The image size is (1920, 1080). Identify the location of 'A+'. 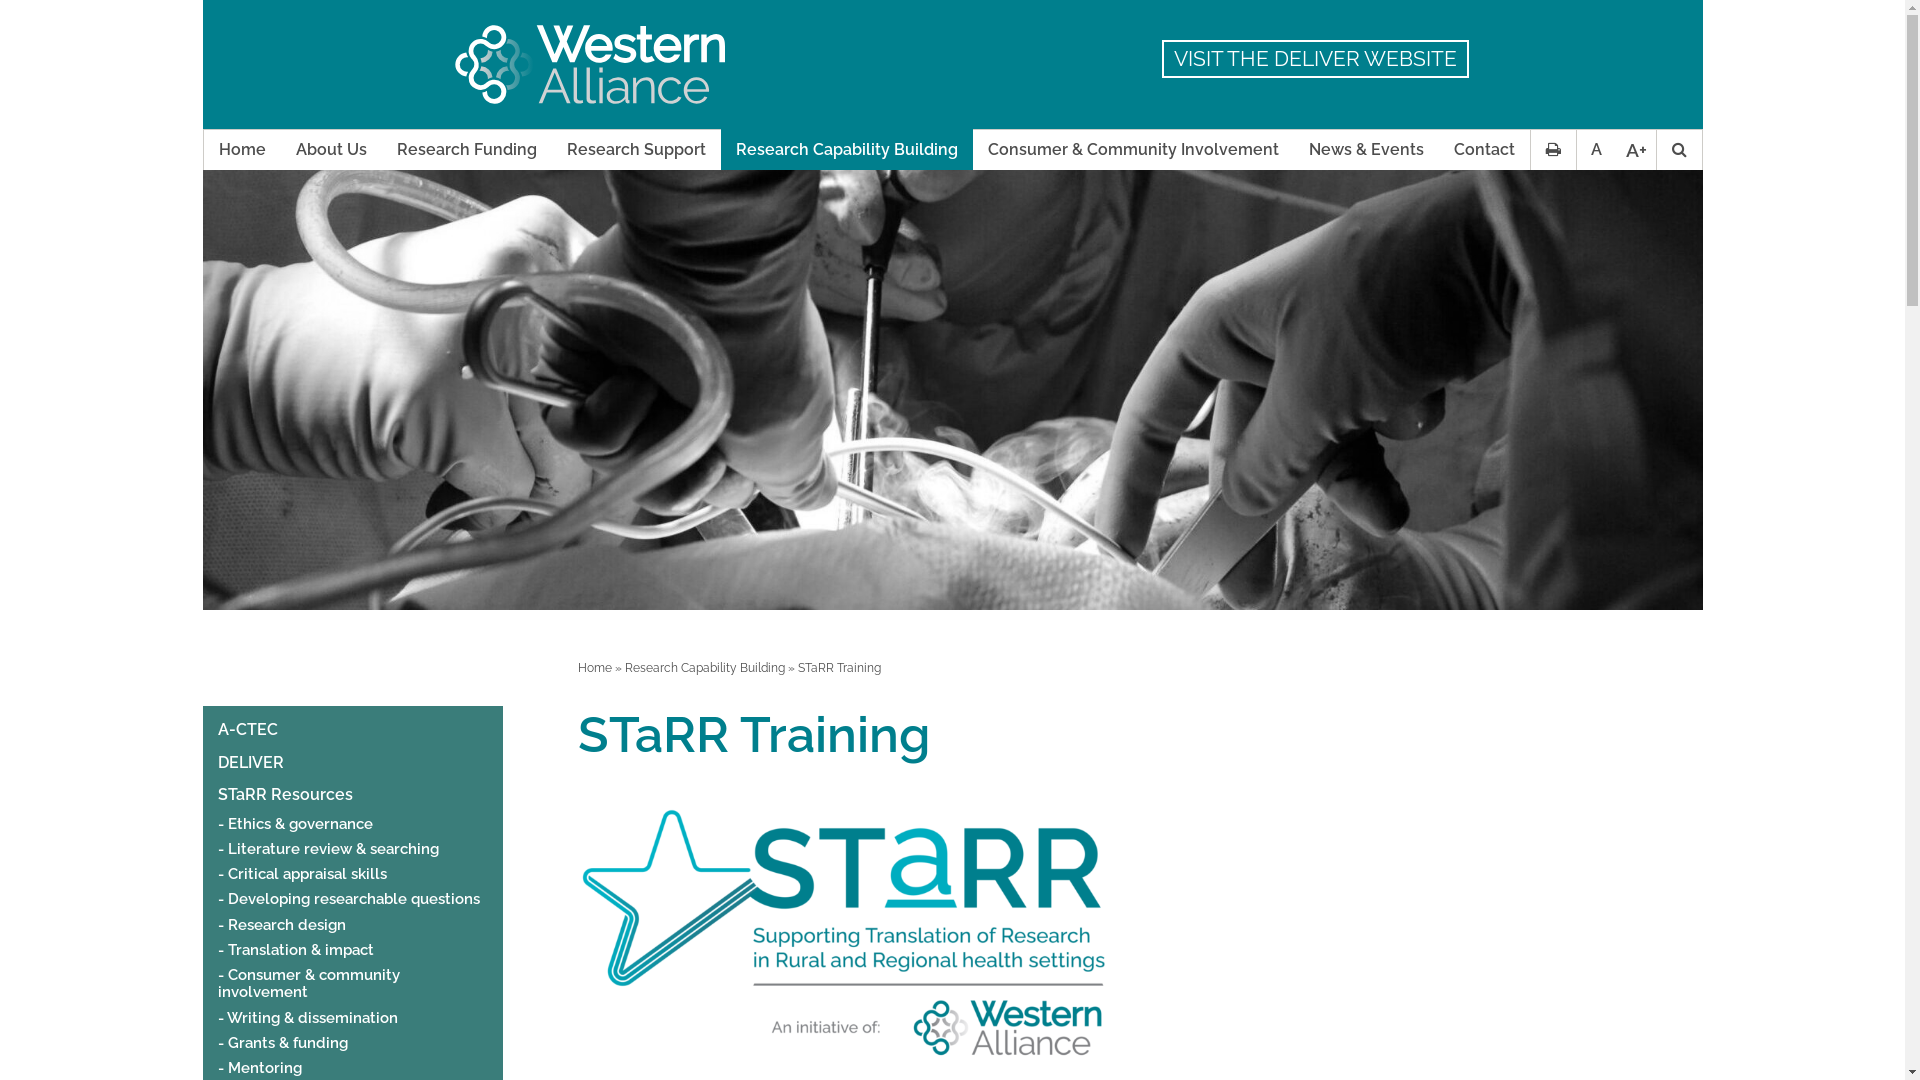
(1636, 149).